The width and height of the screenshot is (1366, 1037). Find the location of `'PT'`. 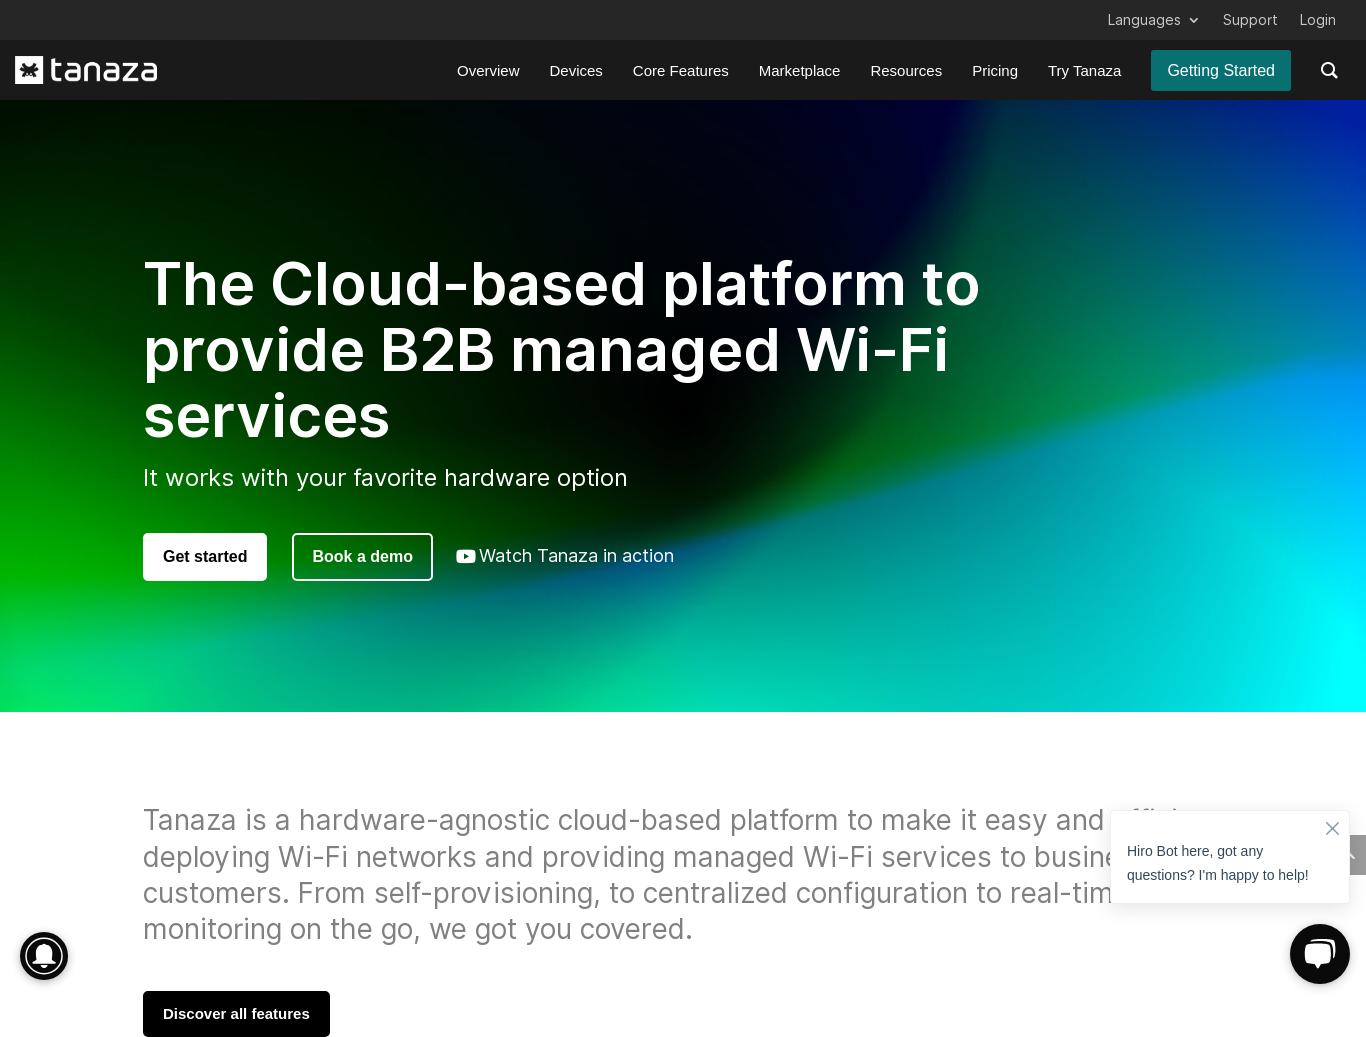

'PT' is located at coordinates (1146, 235).